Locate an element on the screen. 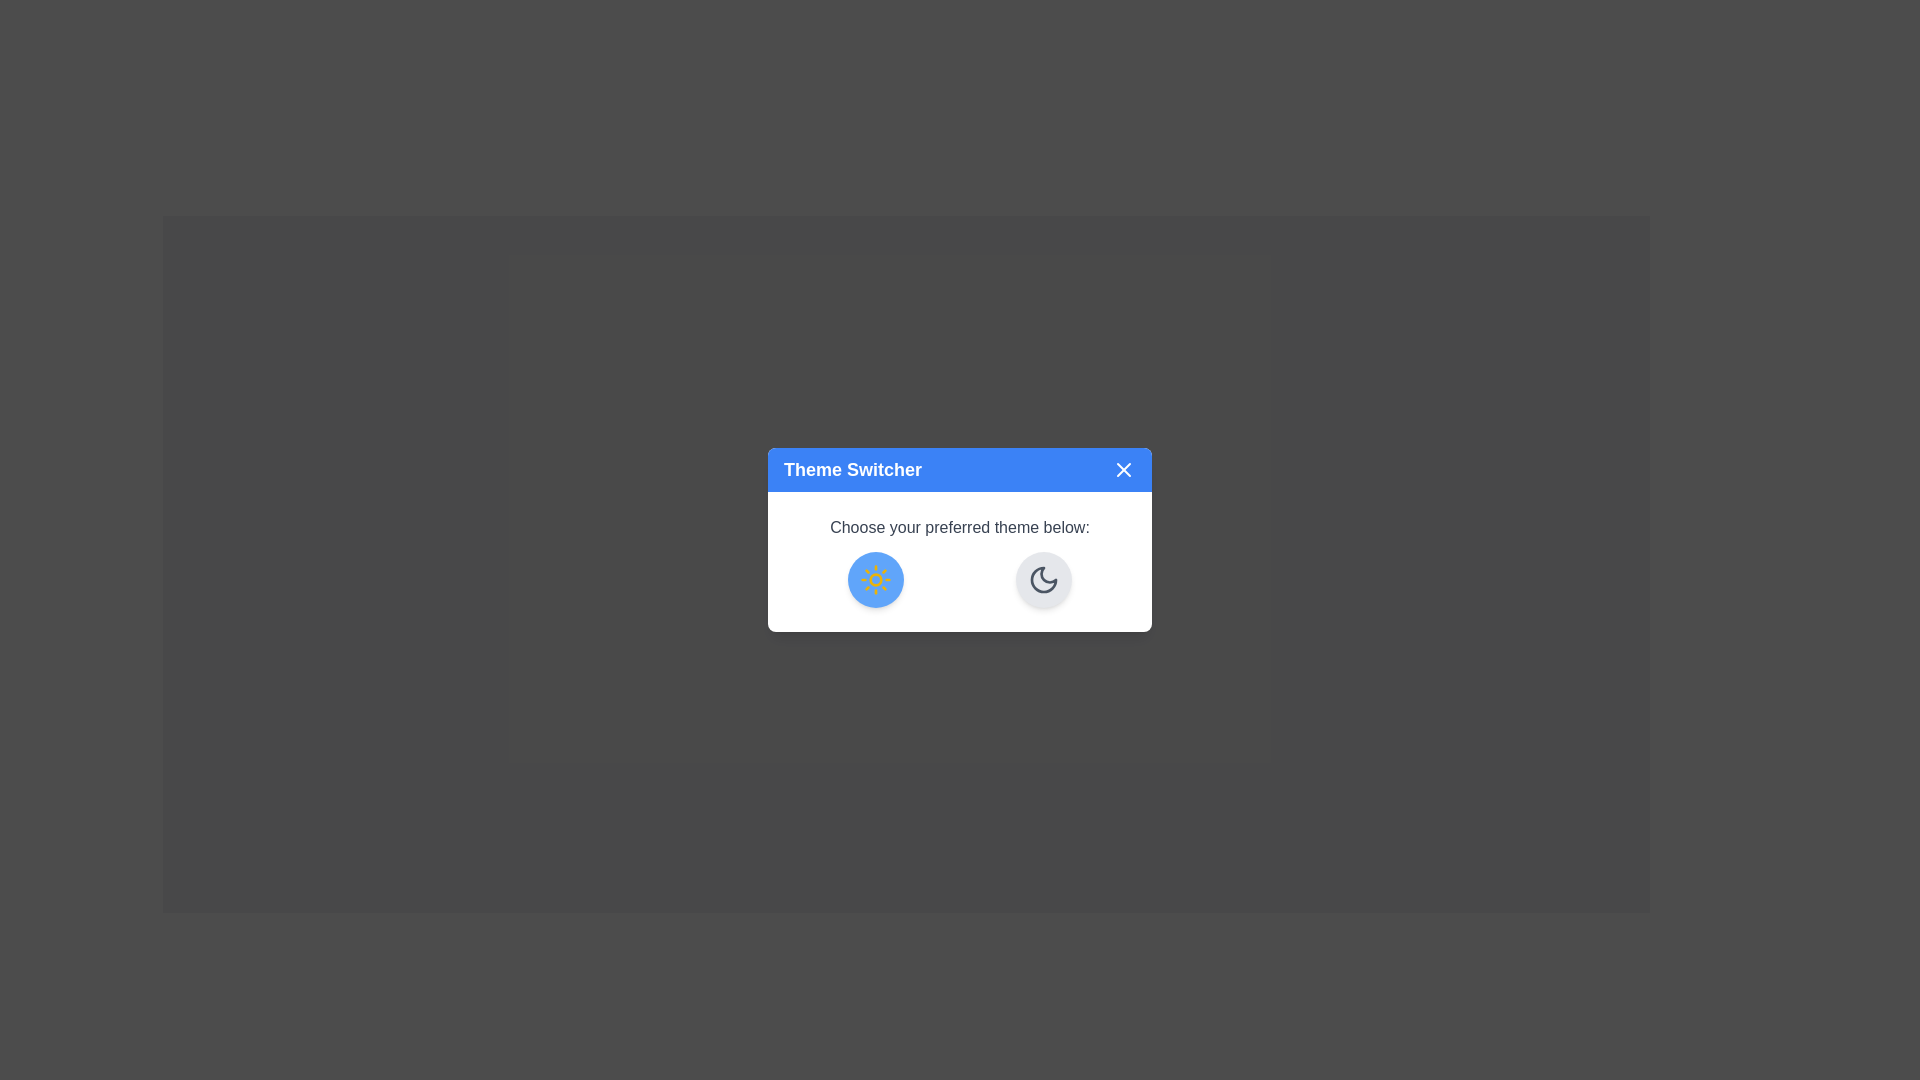 This screenshot has width=1920, height=1080. the small button with an 'X' icon on a blue circular background located at the top-right corner of the 'Theme Switcher' modal dialog is located at coordinates (1123, 470).